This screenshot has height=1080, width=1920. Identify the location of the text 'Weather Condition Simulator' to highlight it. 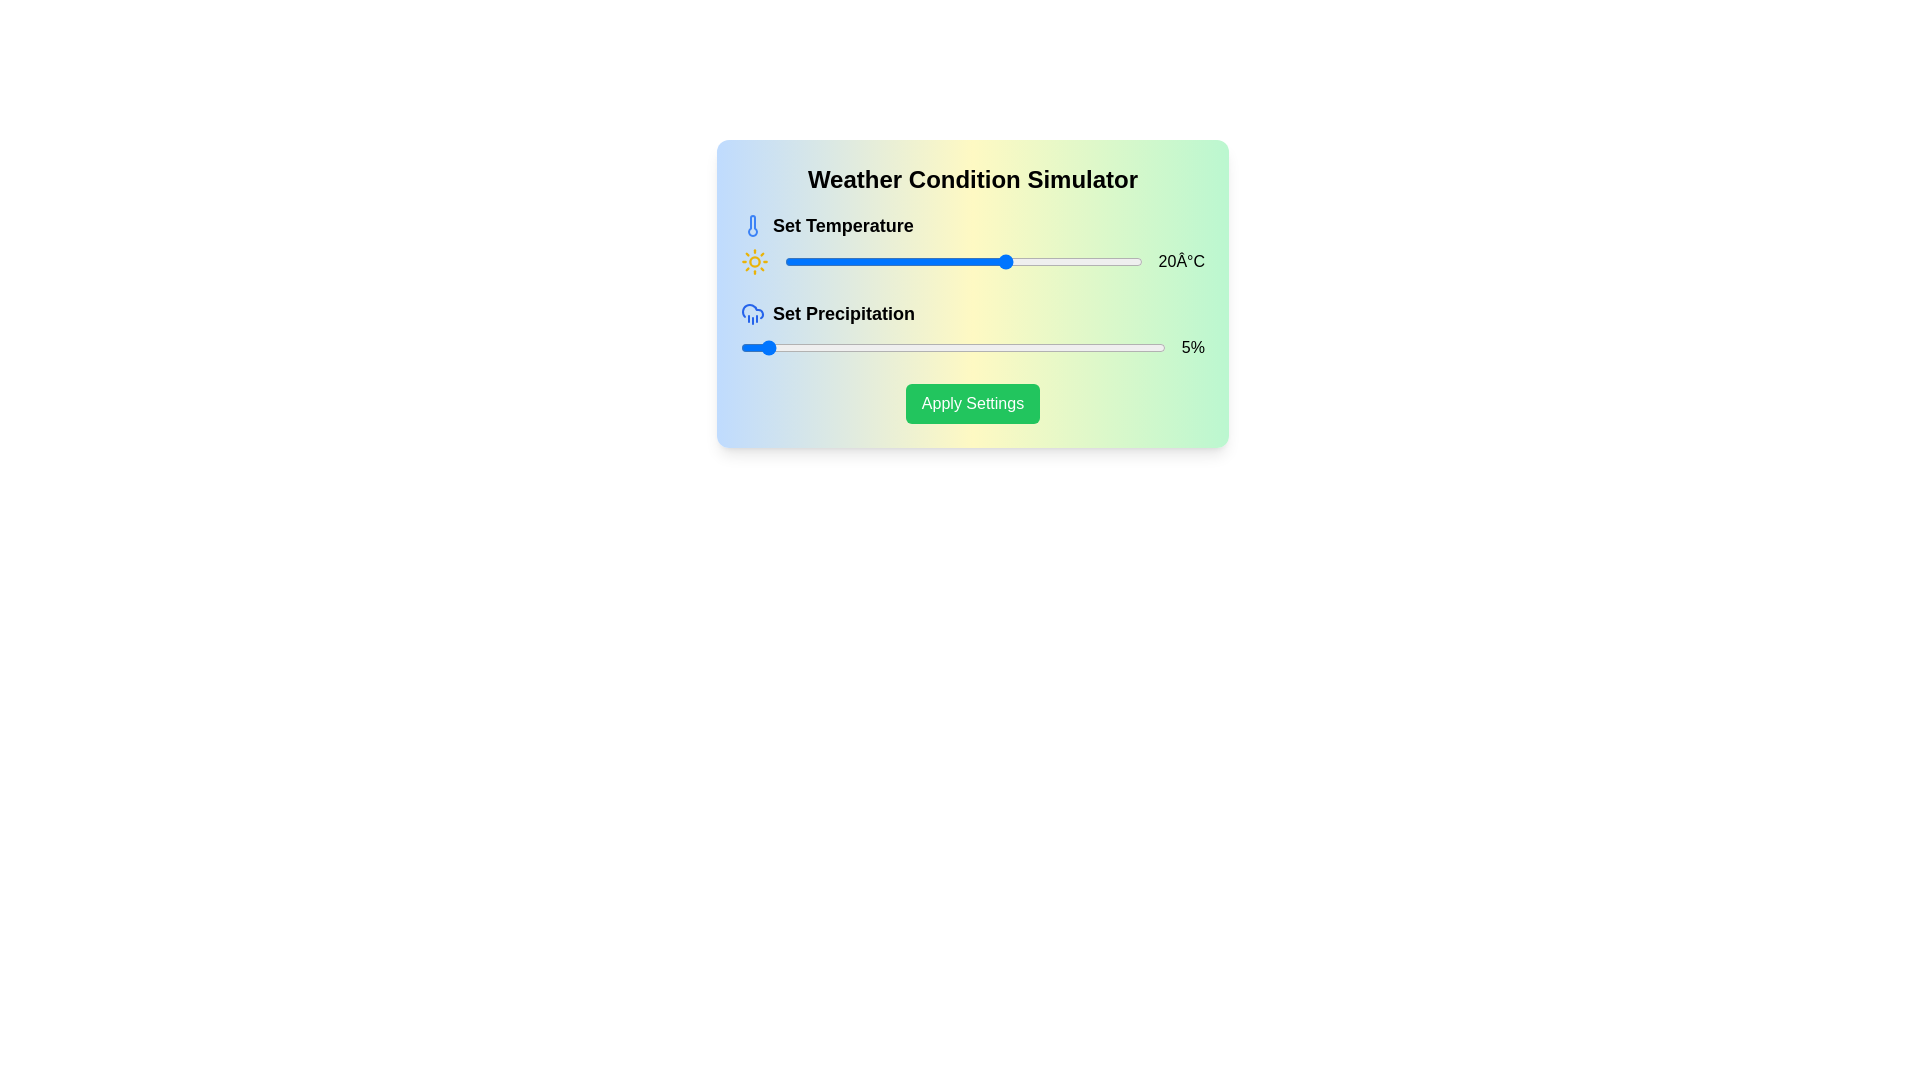
(973, 180).